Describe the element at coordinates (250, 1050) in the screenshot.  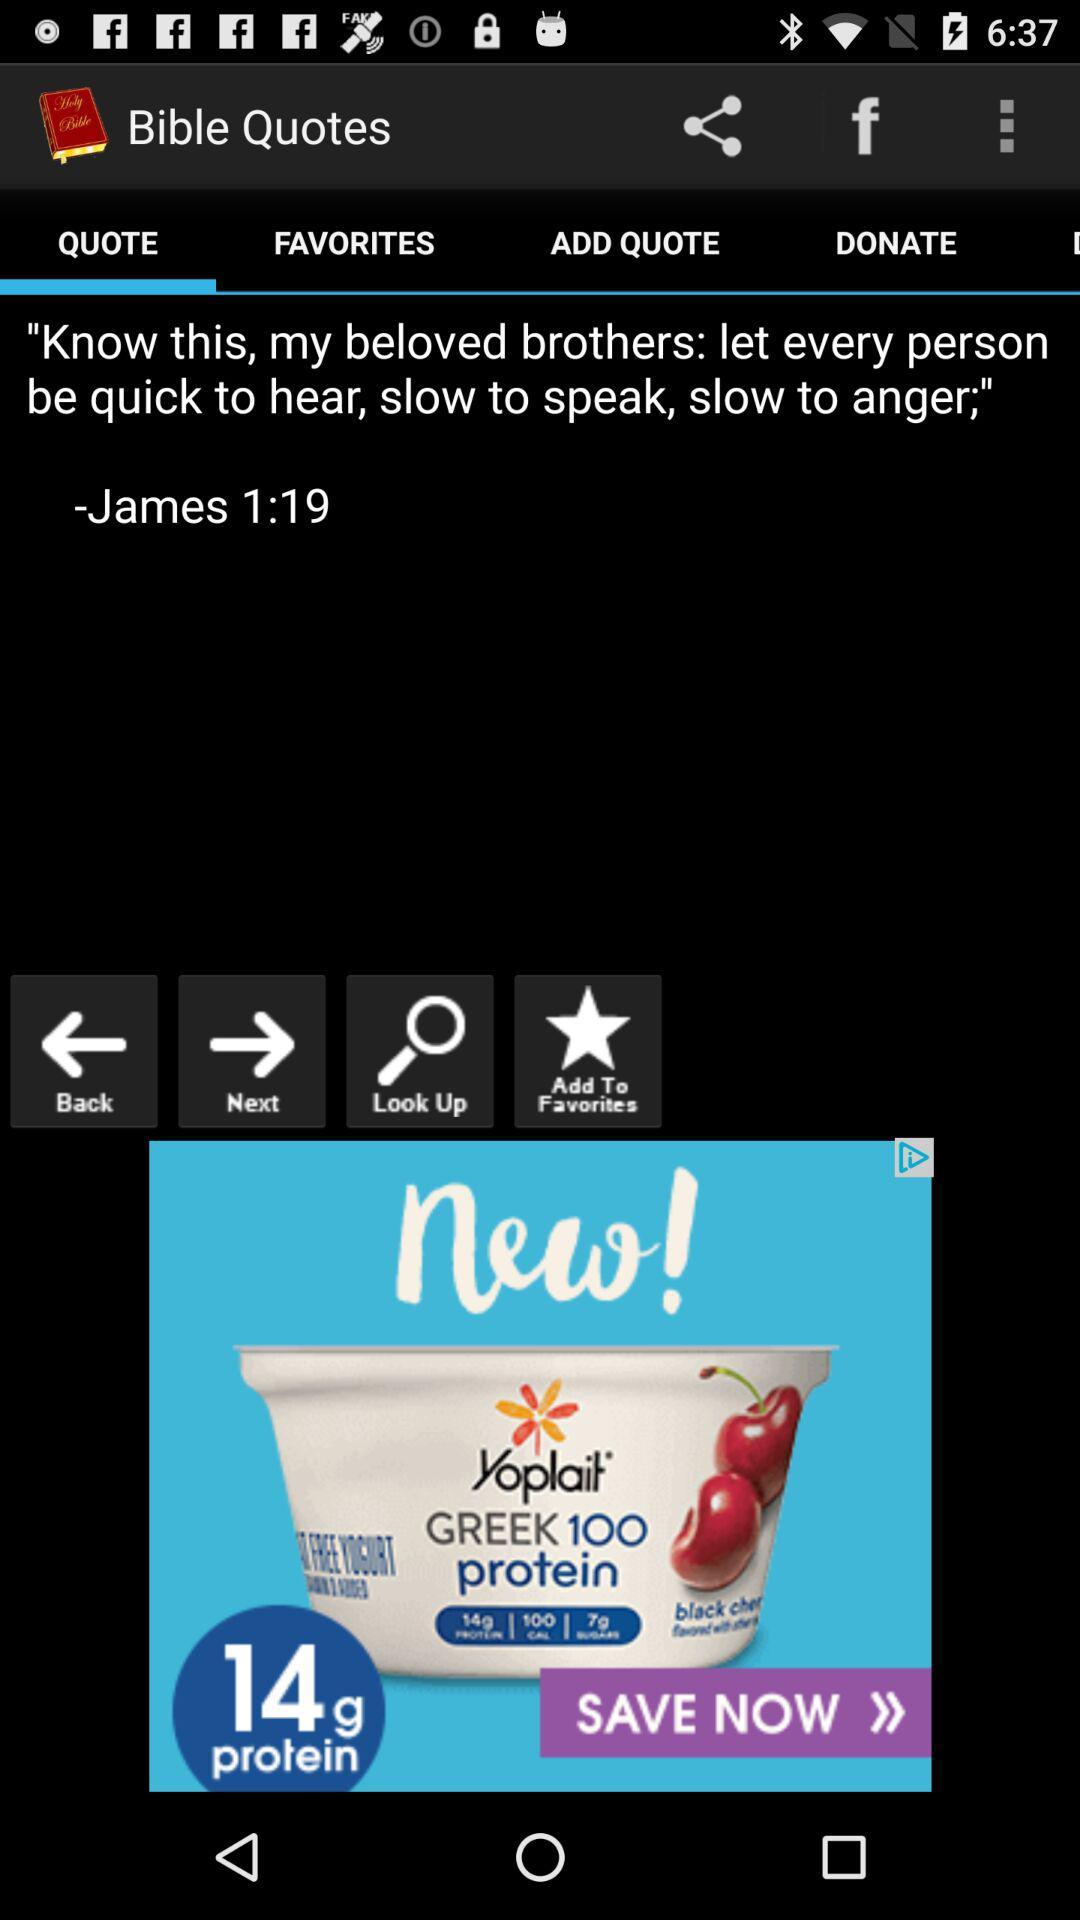
I see `next` at that location.